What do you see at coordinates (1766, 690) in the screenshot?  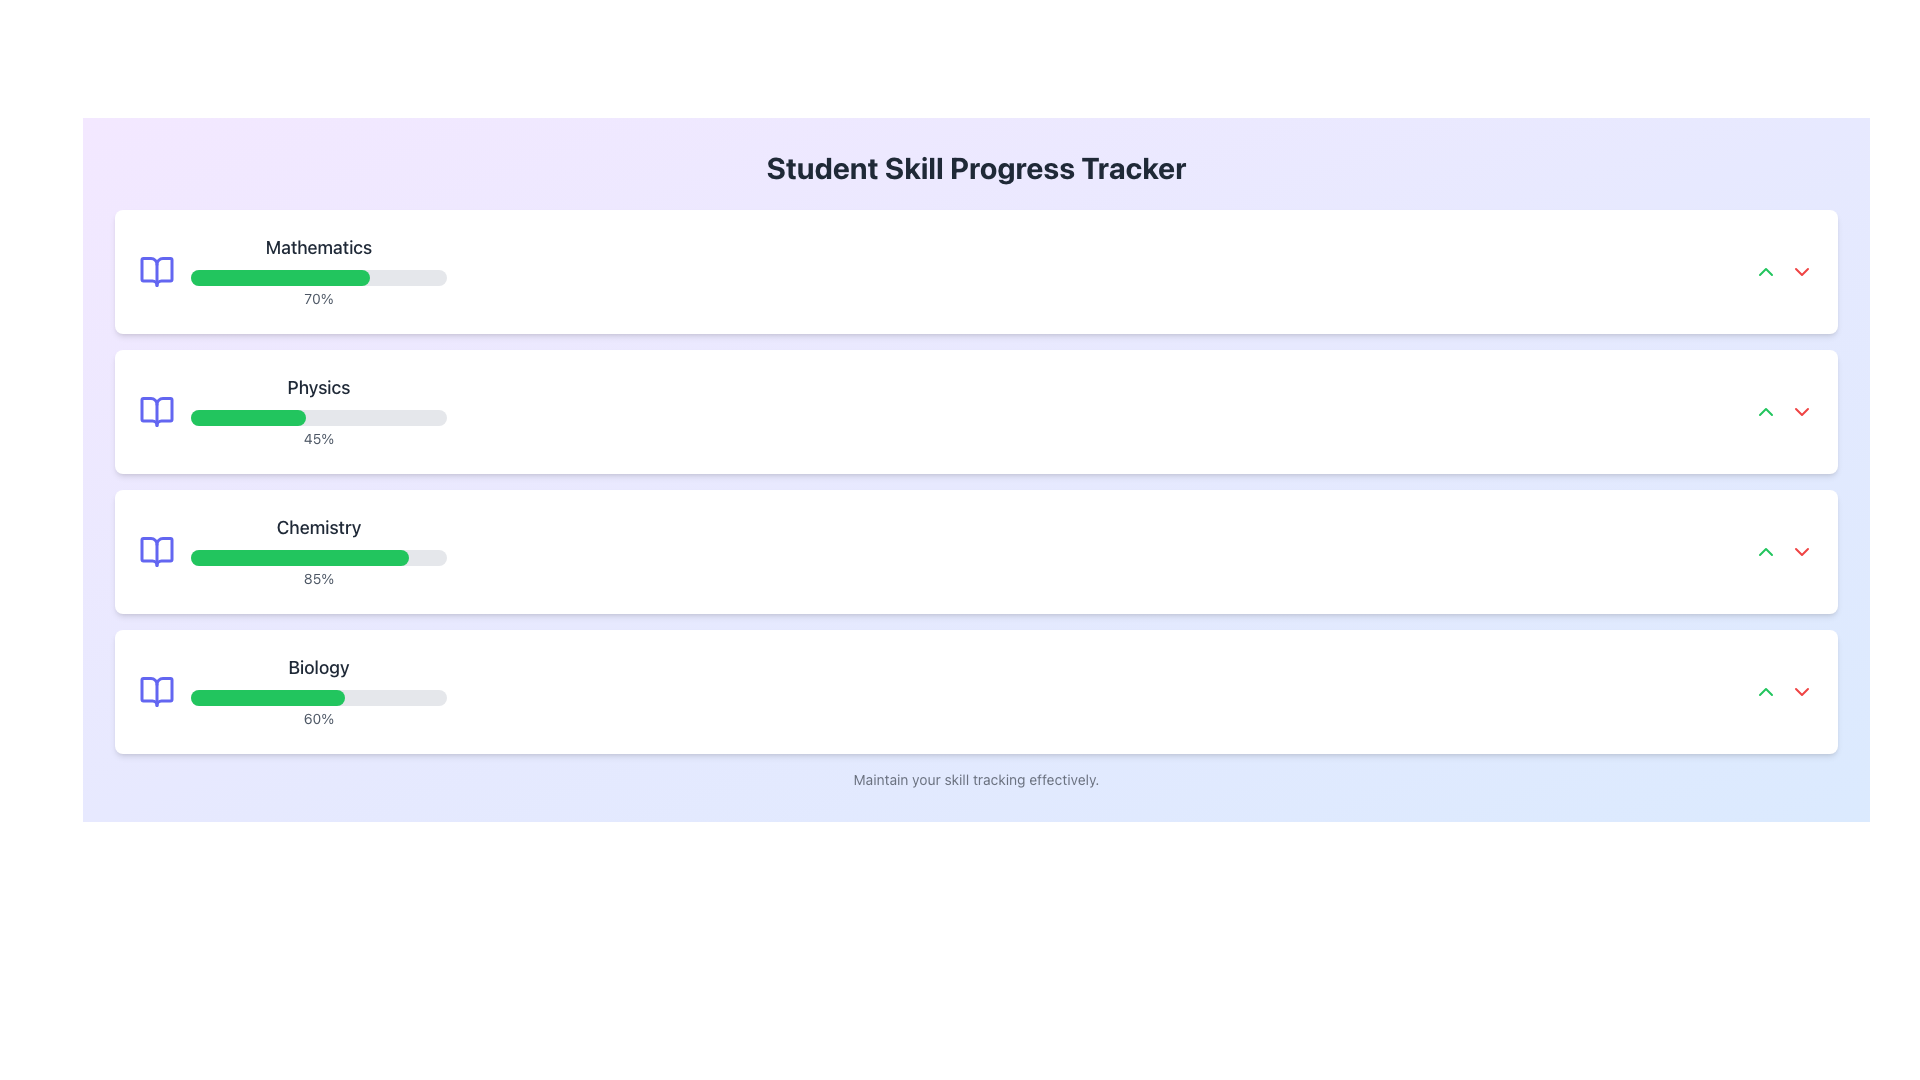 I see `the upward-pointing chevron button styled in green, located to the right of the 'Biology' section in the skill progress trackers` at bounding box center [1766, 690].